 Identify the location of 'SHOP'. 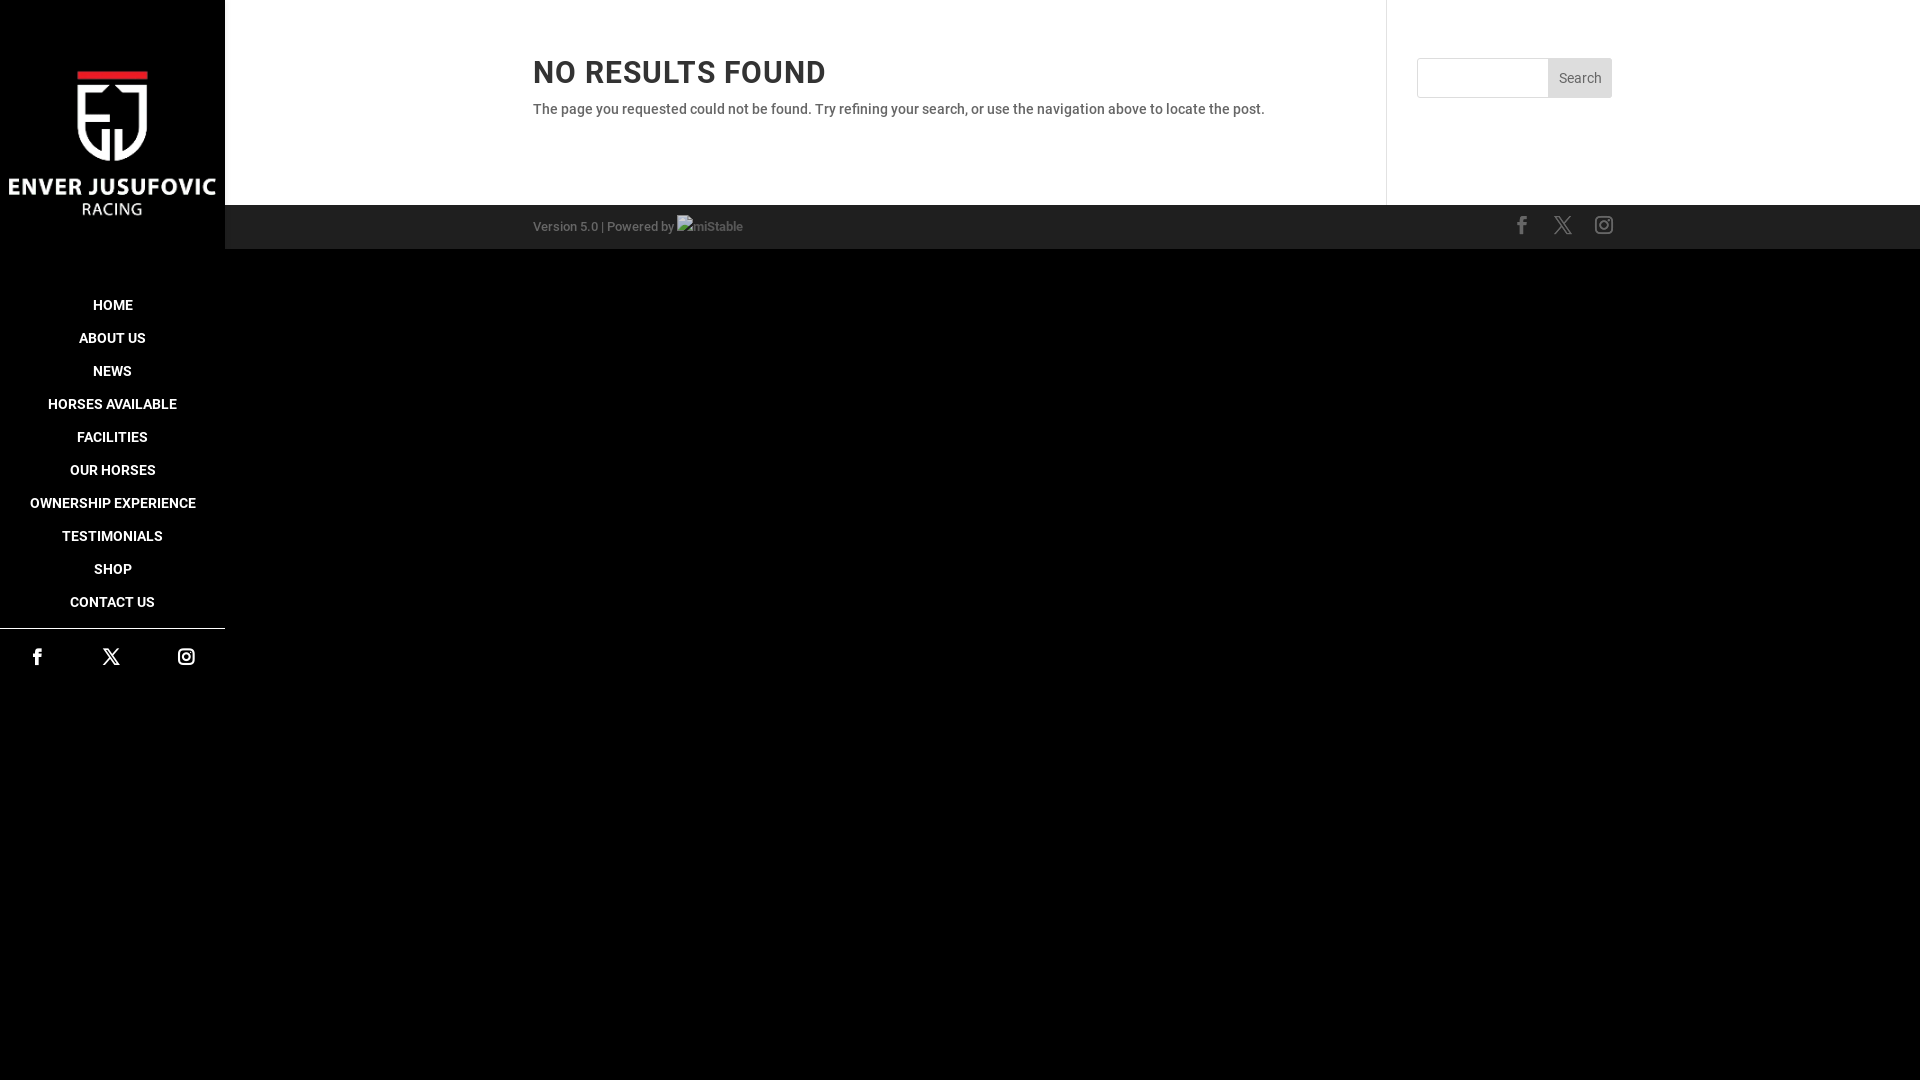
(111, 578).